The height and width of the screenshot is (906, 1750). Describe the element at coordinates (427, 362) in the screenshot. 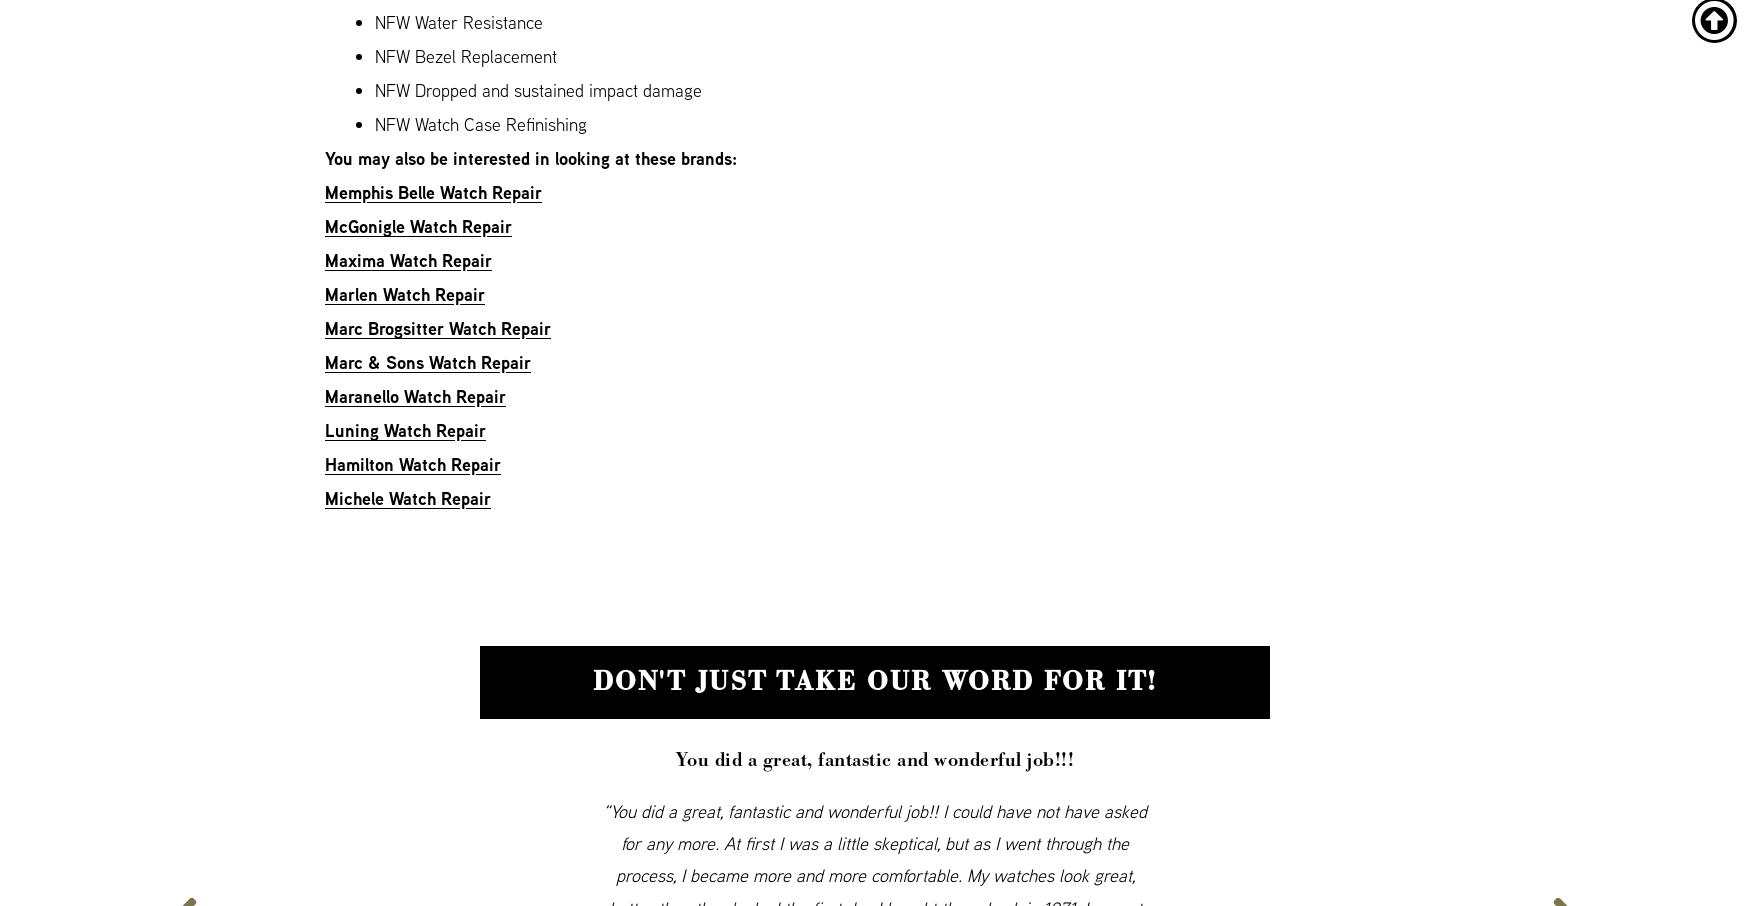

I see `'Marc & Sons Watch Repair'` at that location.